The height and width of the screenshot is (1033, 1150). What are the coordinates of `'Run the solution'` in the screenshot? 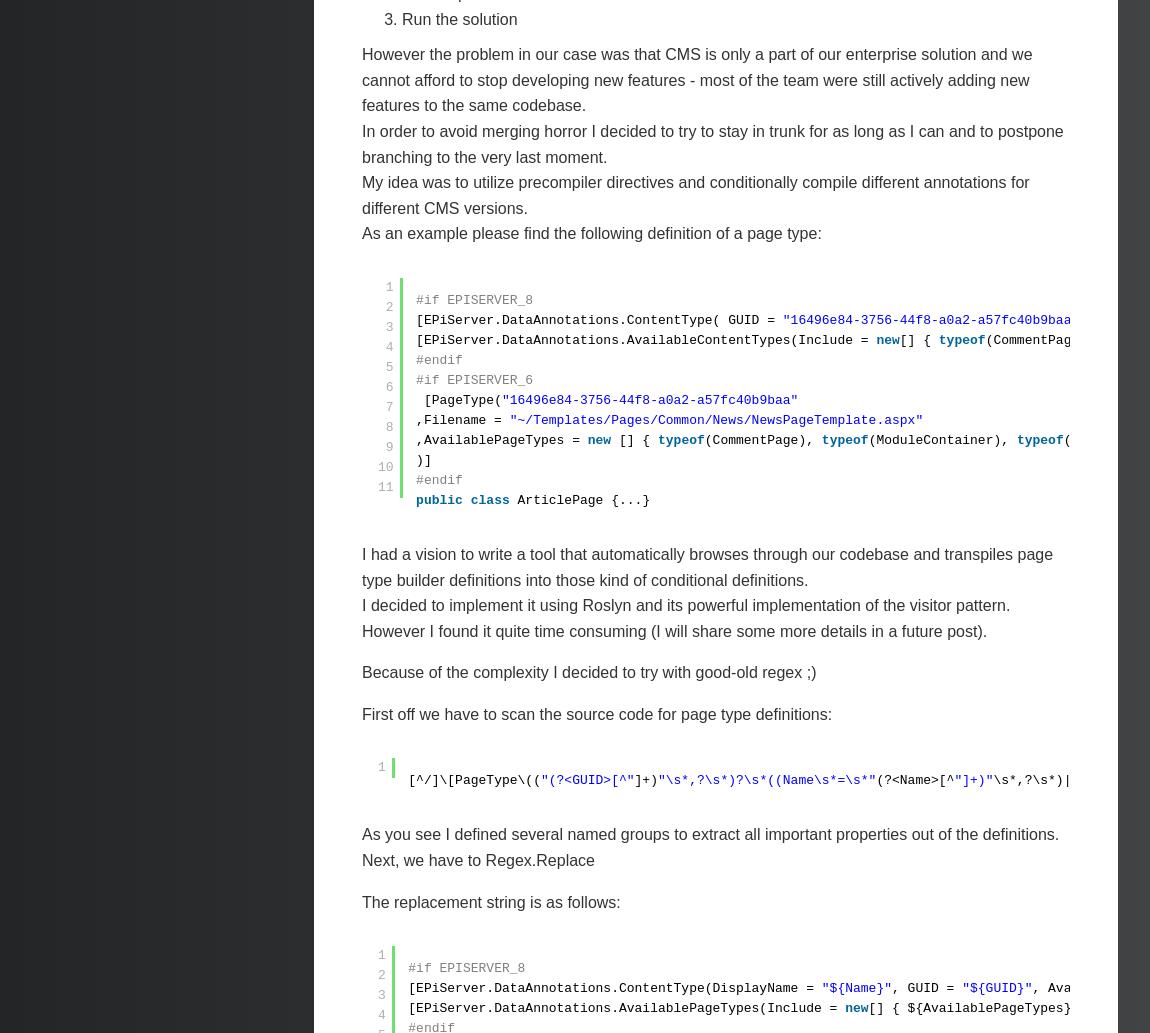 It's located at (459, 18).